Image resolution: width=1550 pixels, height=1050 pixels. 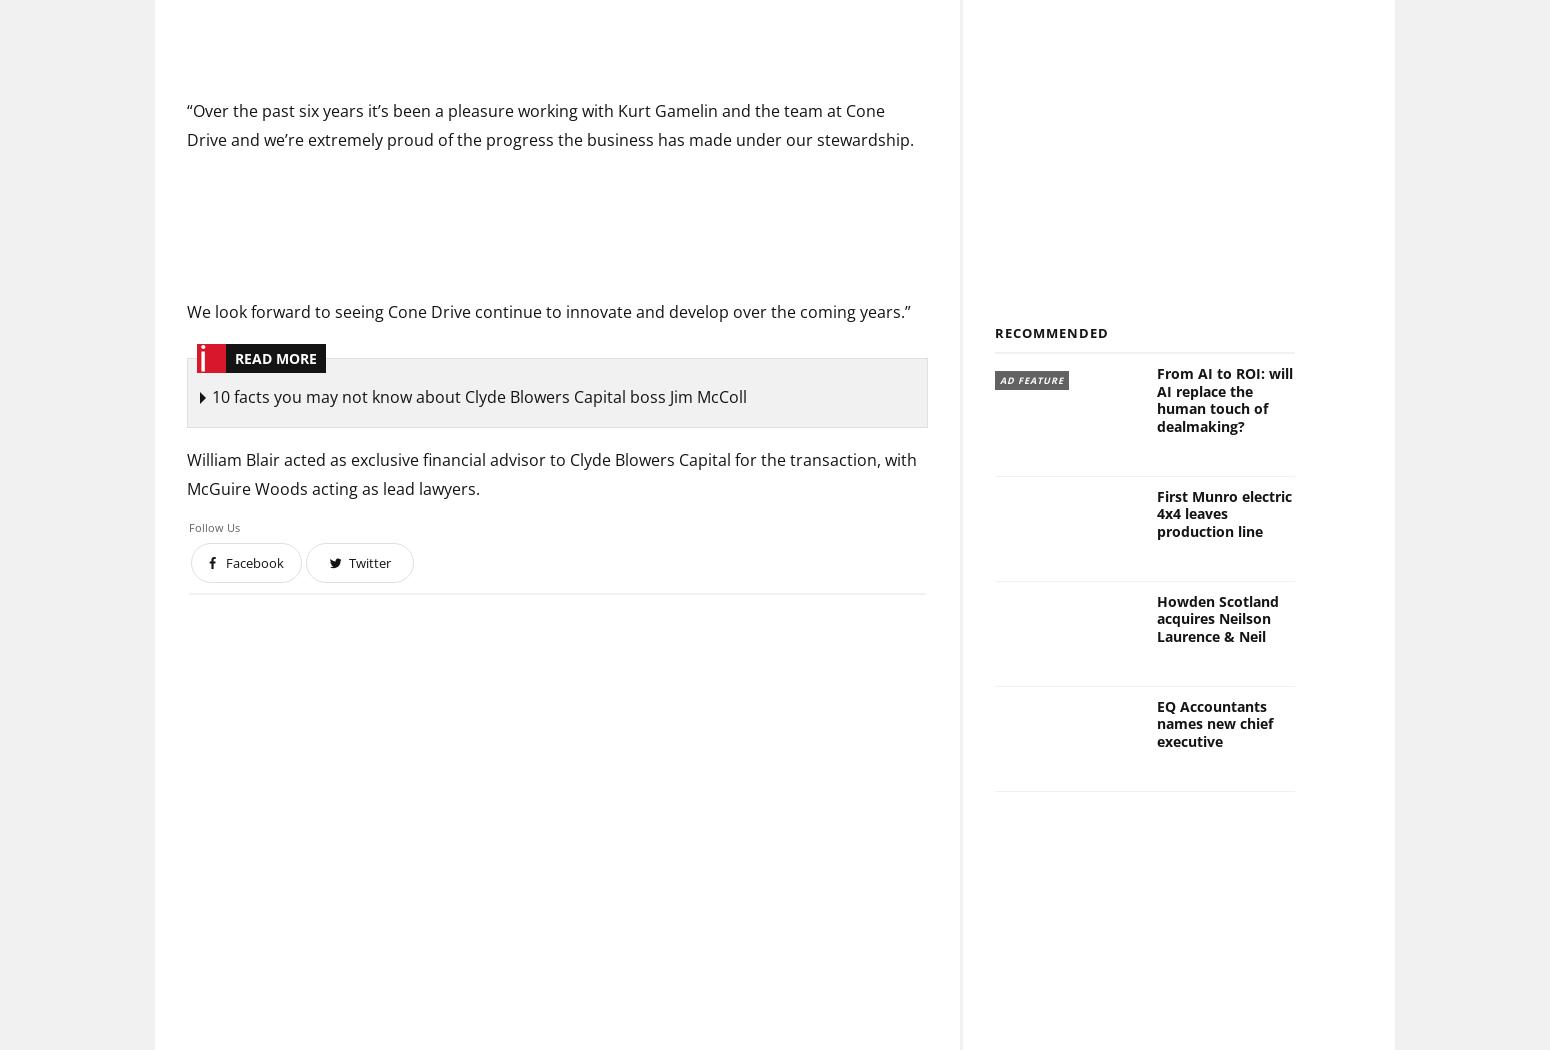 What do you see at coordinates (1223, 512) in the screenshot?
I see `'First Munro electric 4x4 leaves production line'` at bounding box center [1223, 512].